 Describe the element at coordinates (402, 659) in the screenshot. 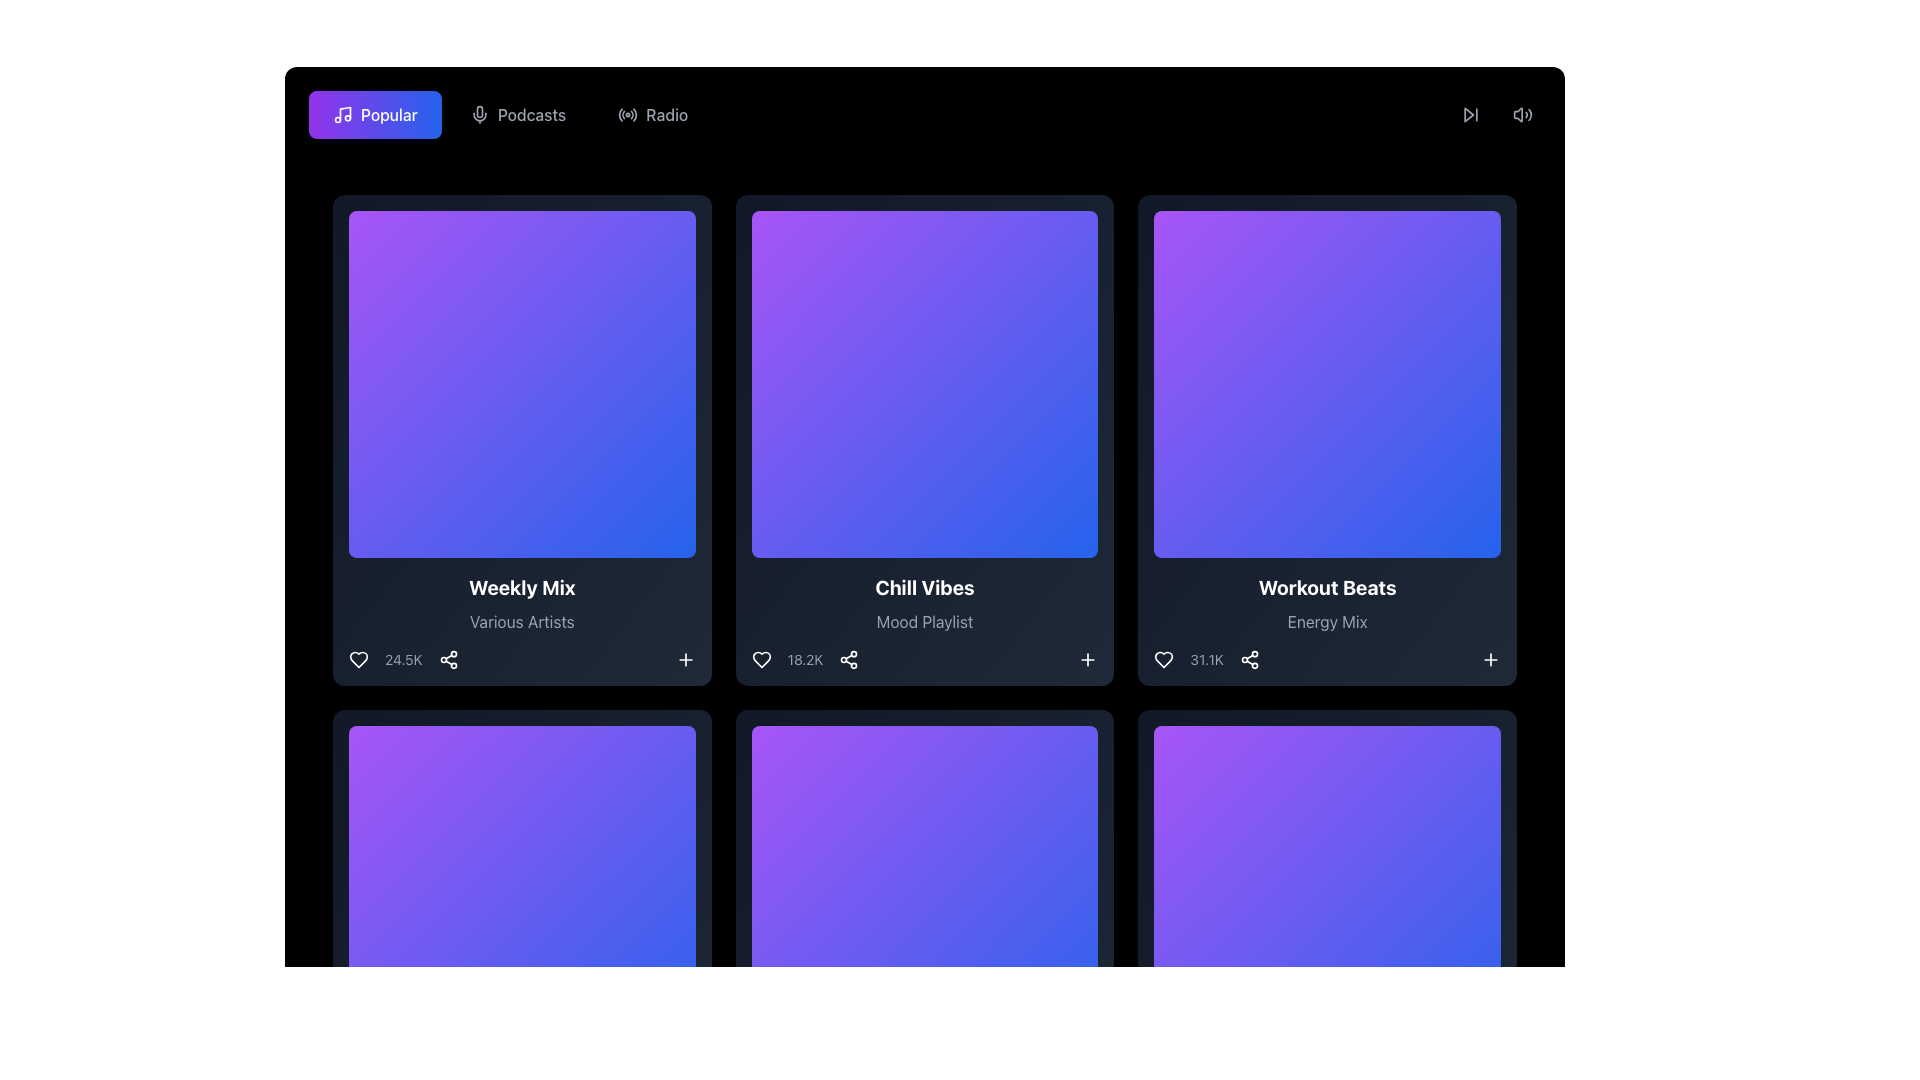

I see `the text label displaying '24.5K', which is styled in a small gray font and located below the 'Weekly Mix' card, between two icons` at that location.